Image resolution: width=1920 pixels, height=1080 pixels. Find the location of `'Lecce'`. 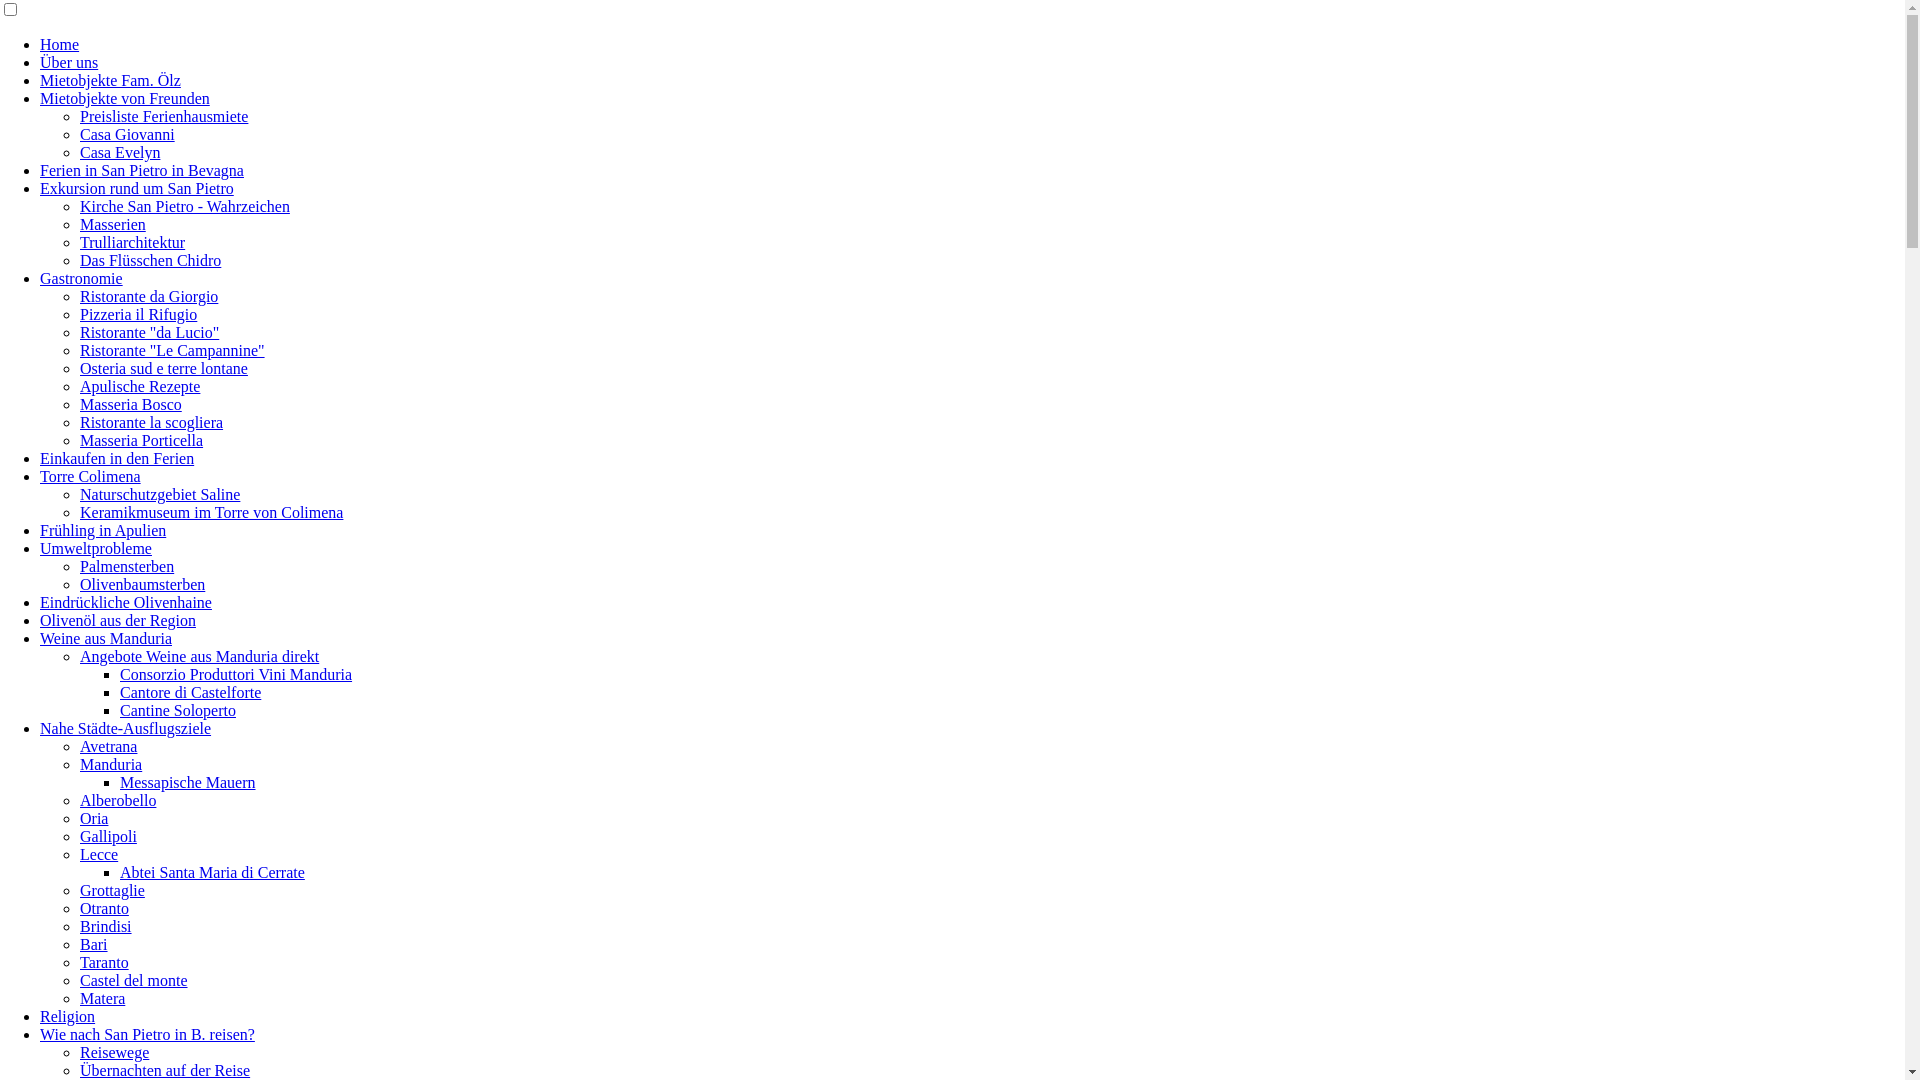

'Lecce' is located at coordinates (98, 854).